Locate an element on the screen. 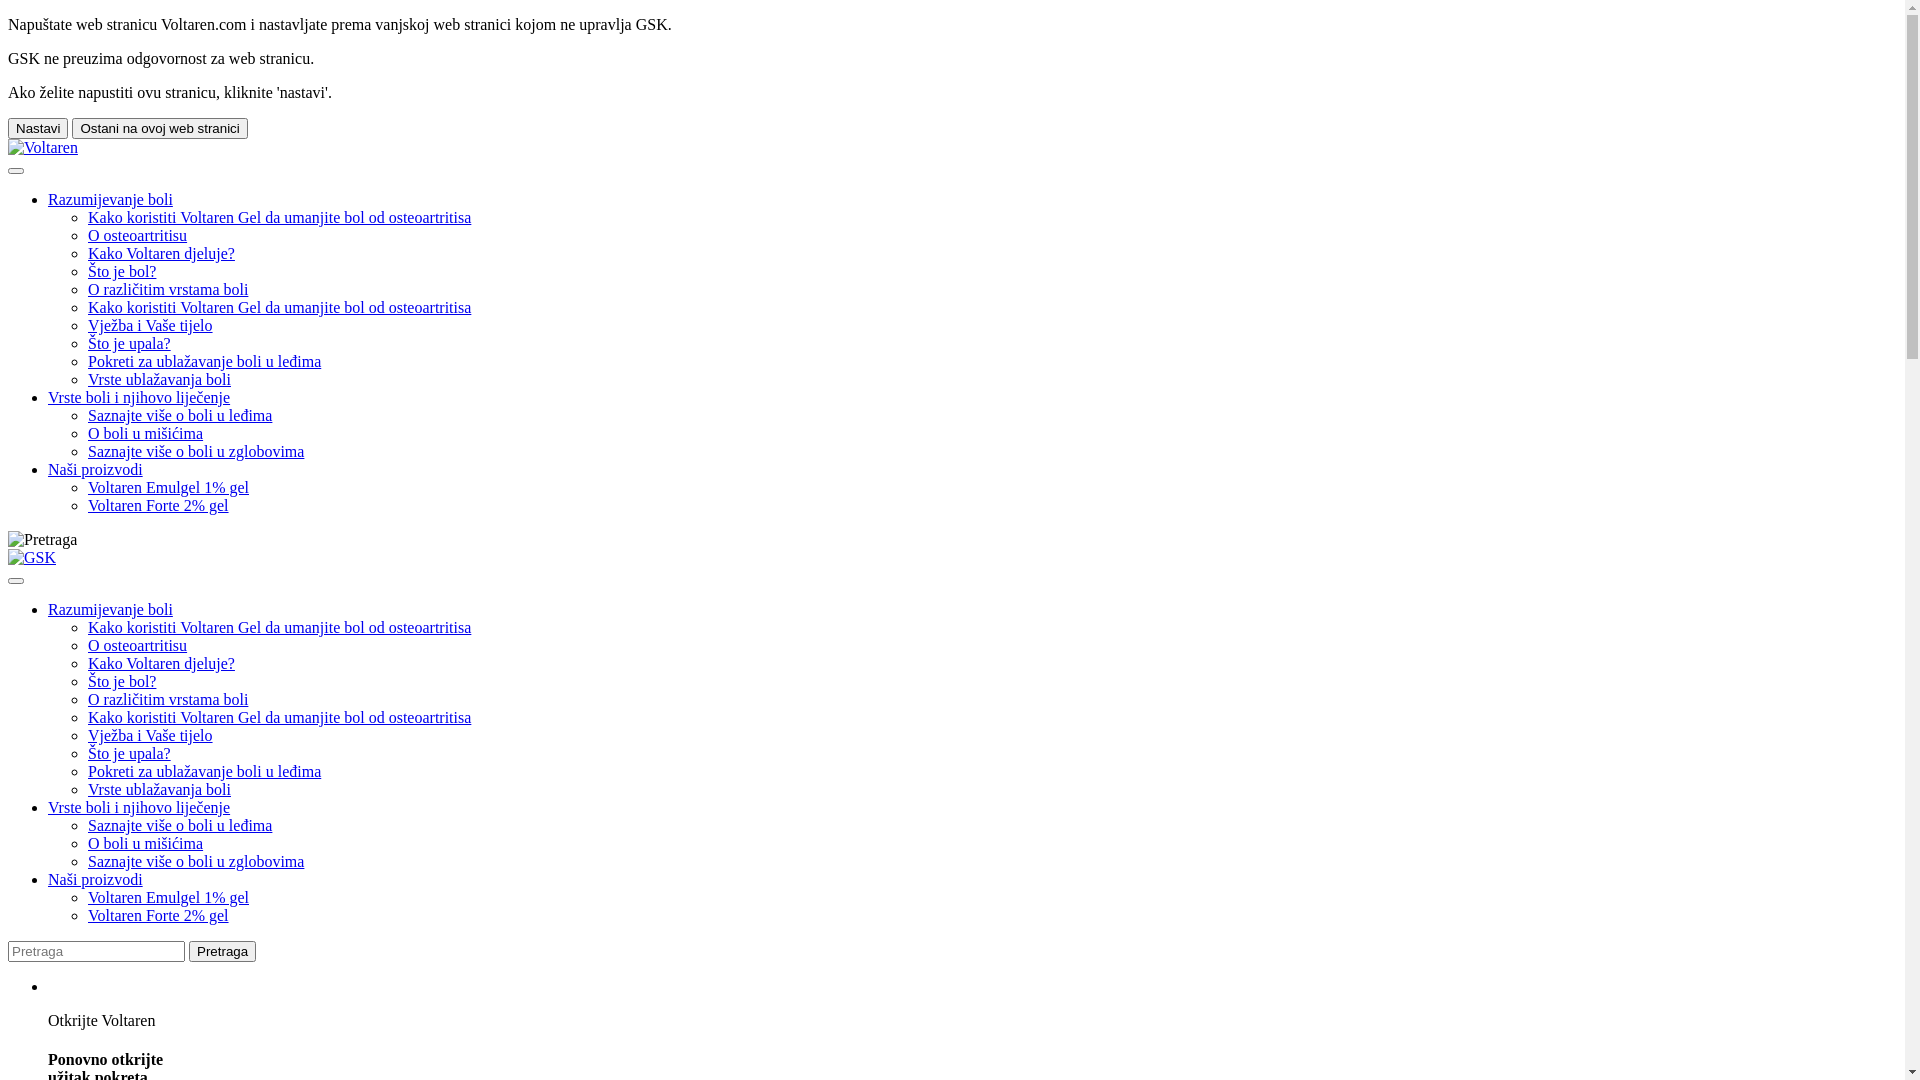  'Pretraga' is located at coordinates (222, 950).